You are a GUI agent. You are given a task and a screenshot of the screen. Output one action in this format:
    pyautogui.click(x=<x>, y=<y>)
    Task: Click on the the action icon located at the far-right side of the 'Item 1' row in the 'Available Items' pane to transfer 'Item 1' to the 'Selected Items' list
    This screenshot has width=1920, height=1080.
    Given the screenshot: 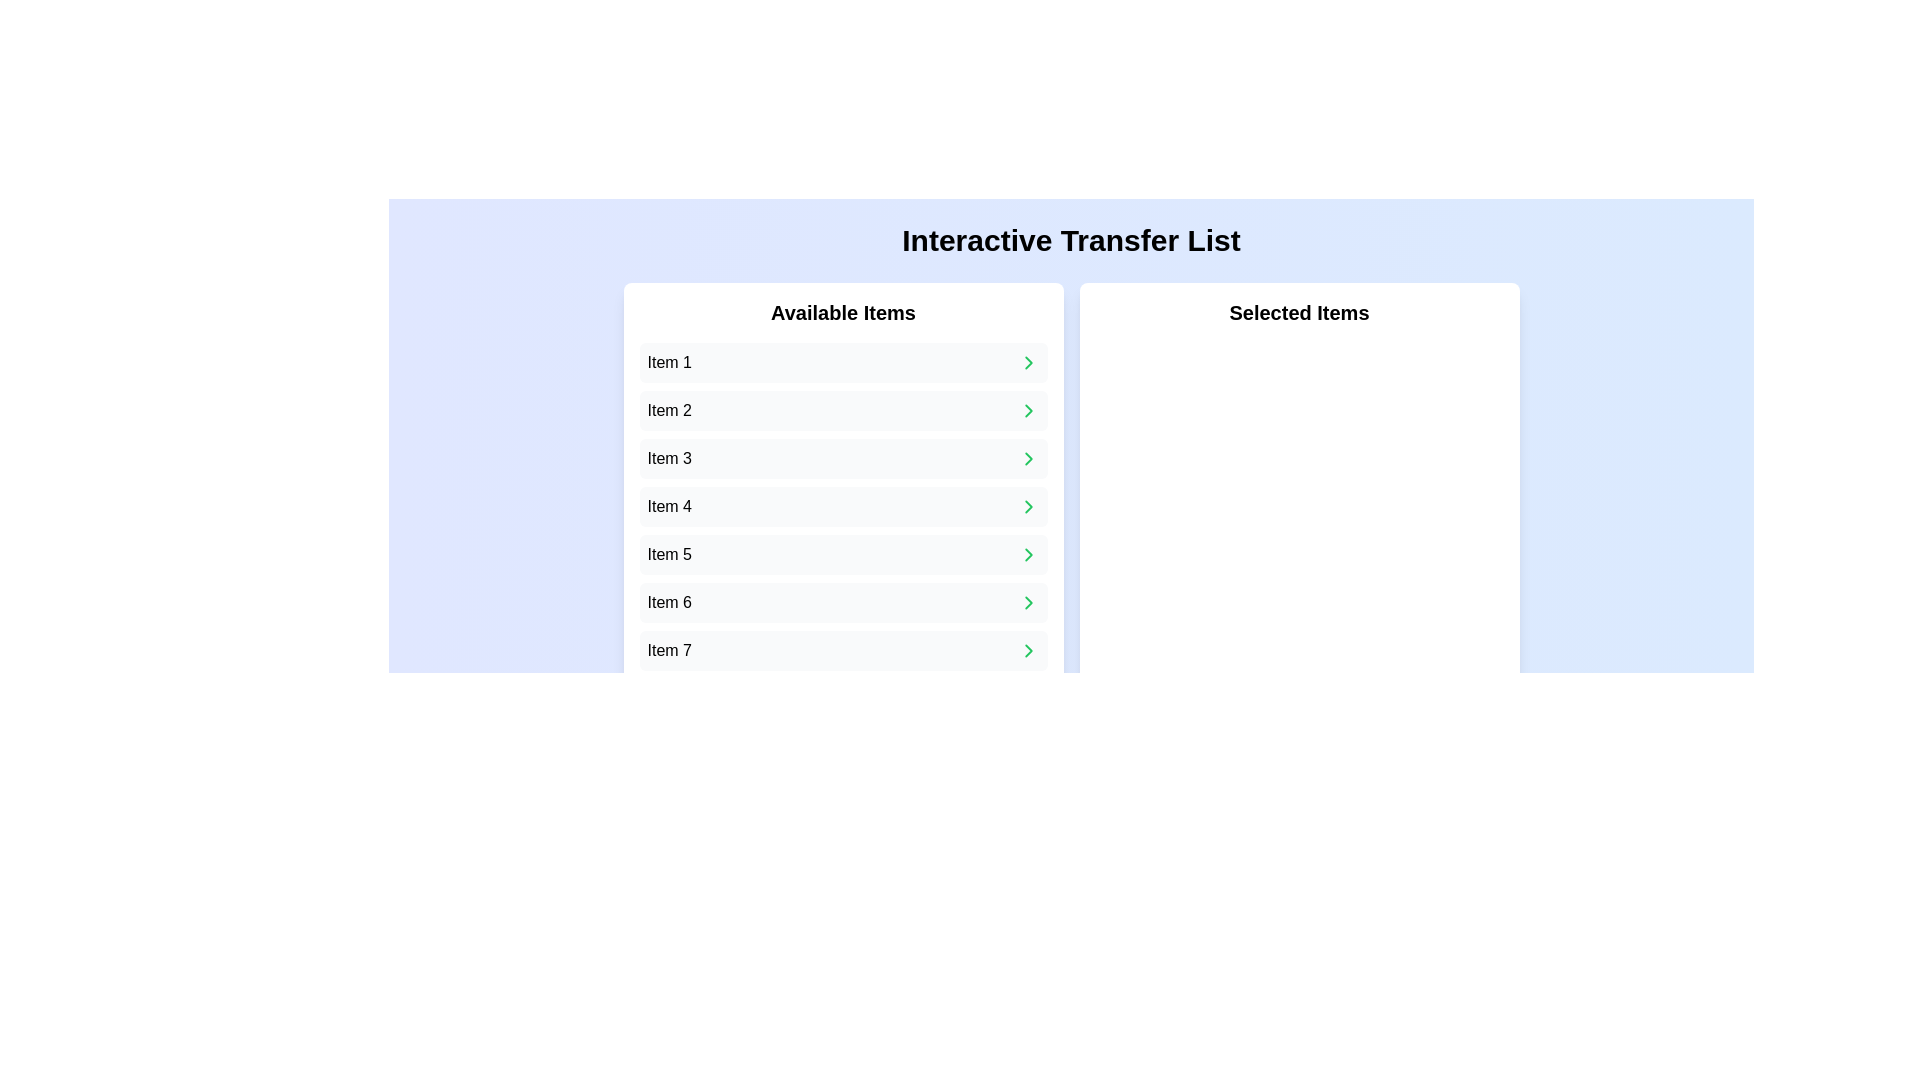 What is the action you would take?
    pyautogui.click(x=1028, y=362)
    